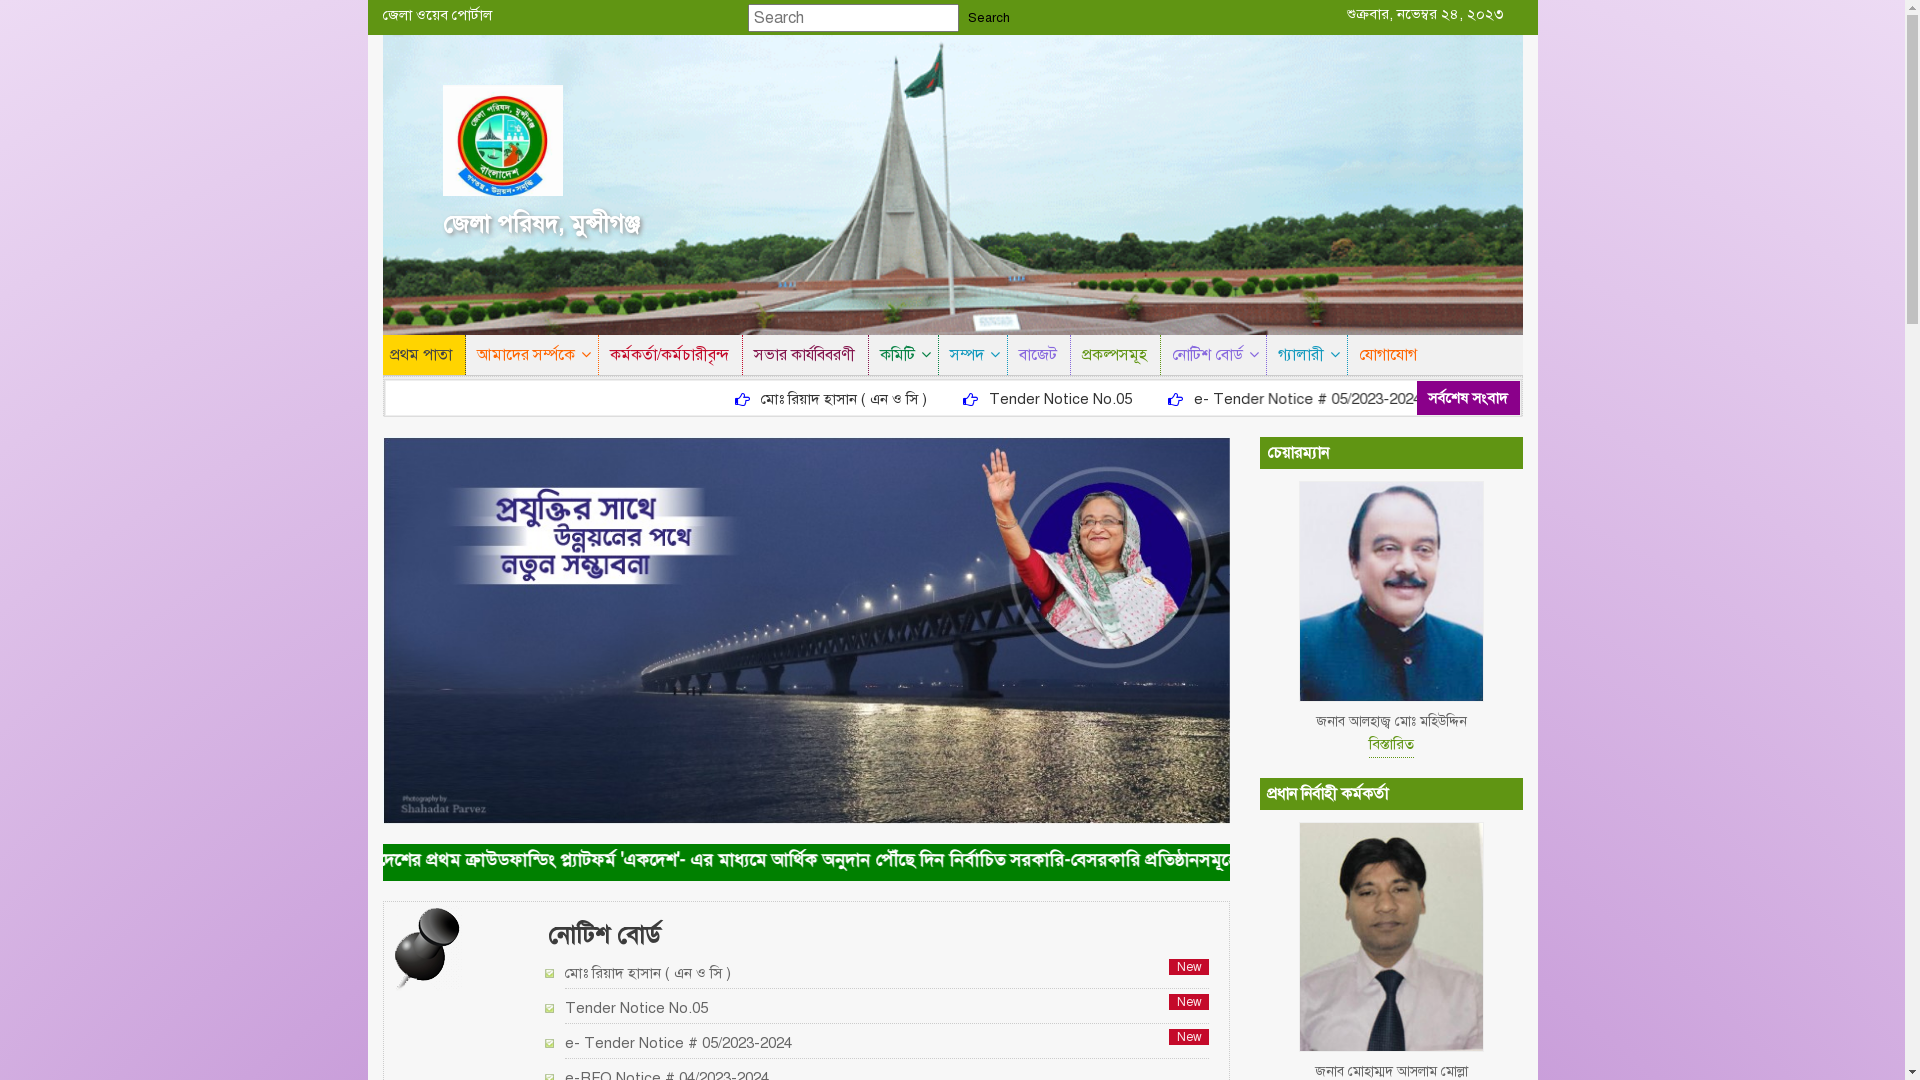 The image size is (1920, 1080). What do you see at coordinates (988, 18) in the screenshot?
I see `'Search'` at bounding box center [988, 18].